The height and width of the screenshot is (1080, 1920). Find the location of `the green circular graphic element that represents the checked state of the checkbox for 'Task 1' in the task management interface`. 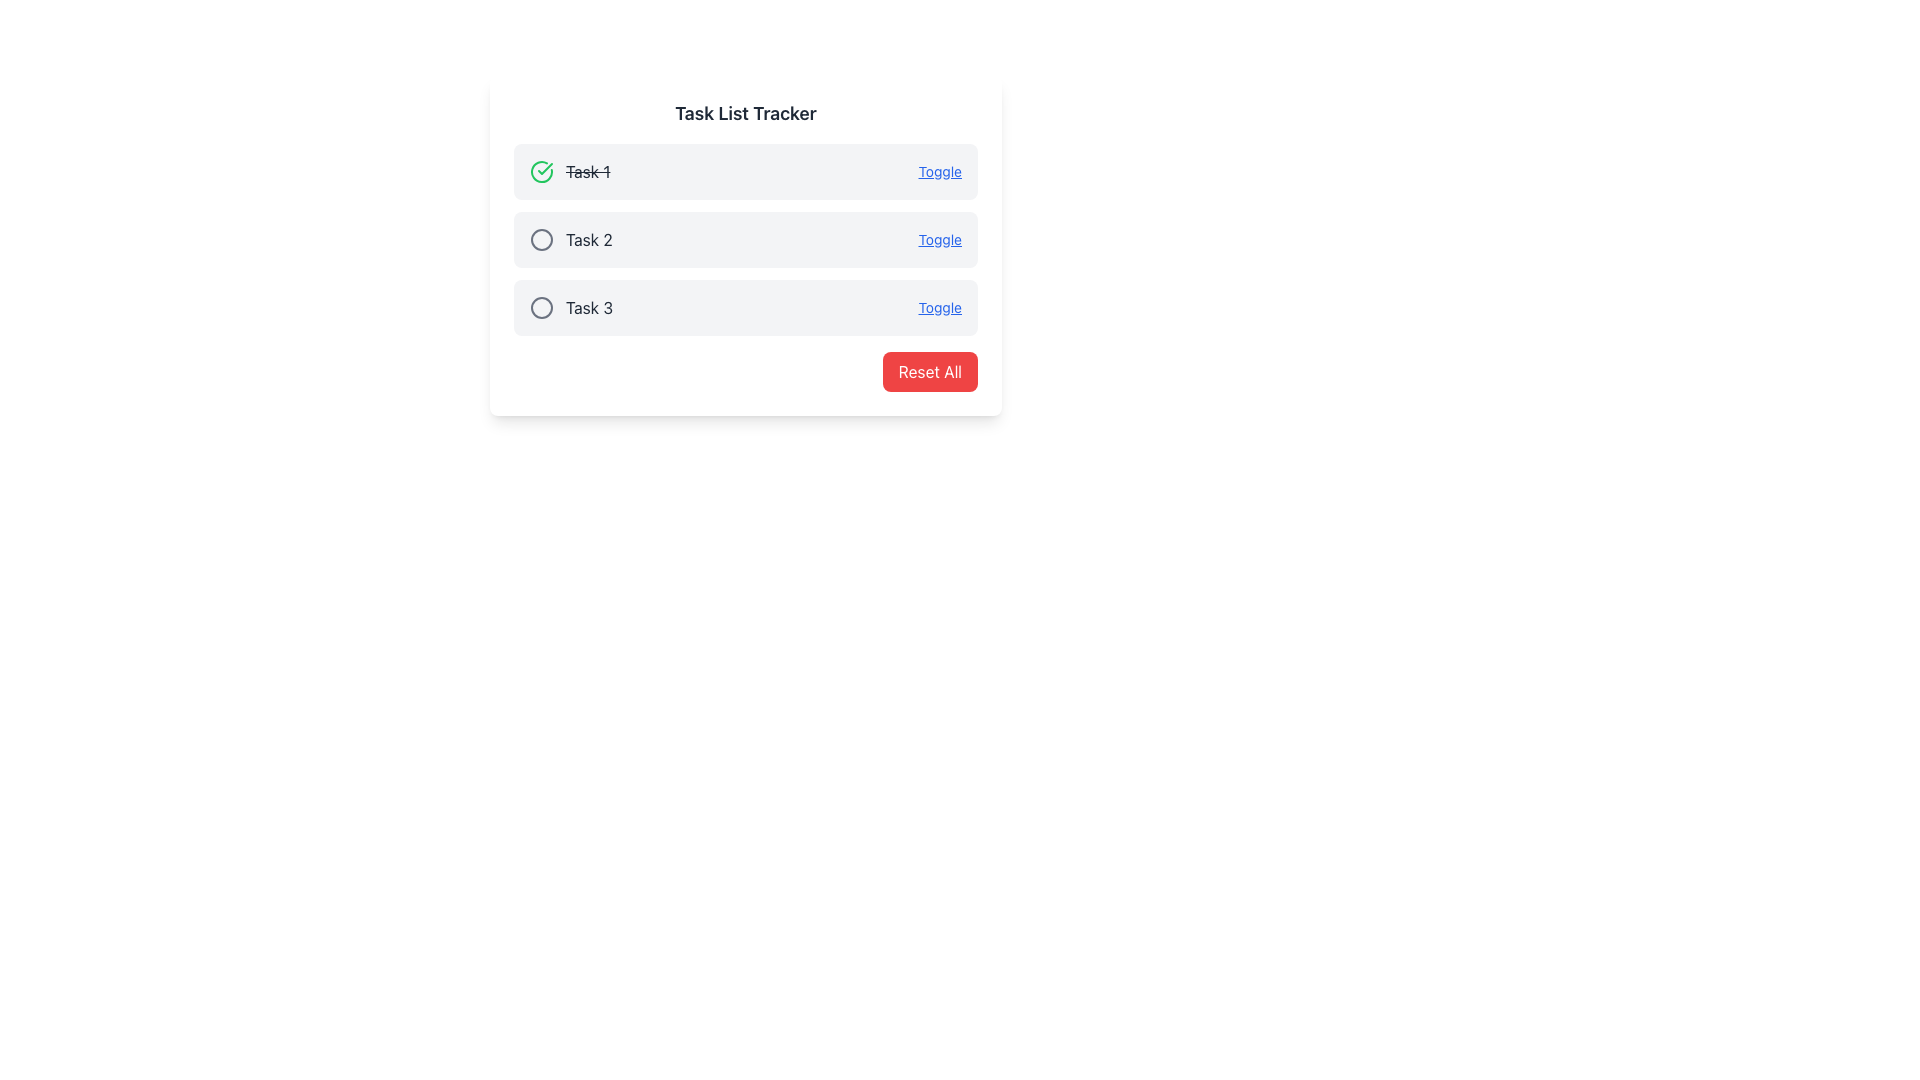

the green circular graphic element that represents the checked state of the checkbox for 'Task 1' in the task management interface is located at coordinates (542, 171).